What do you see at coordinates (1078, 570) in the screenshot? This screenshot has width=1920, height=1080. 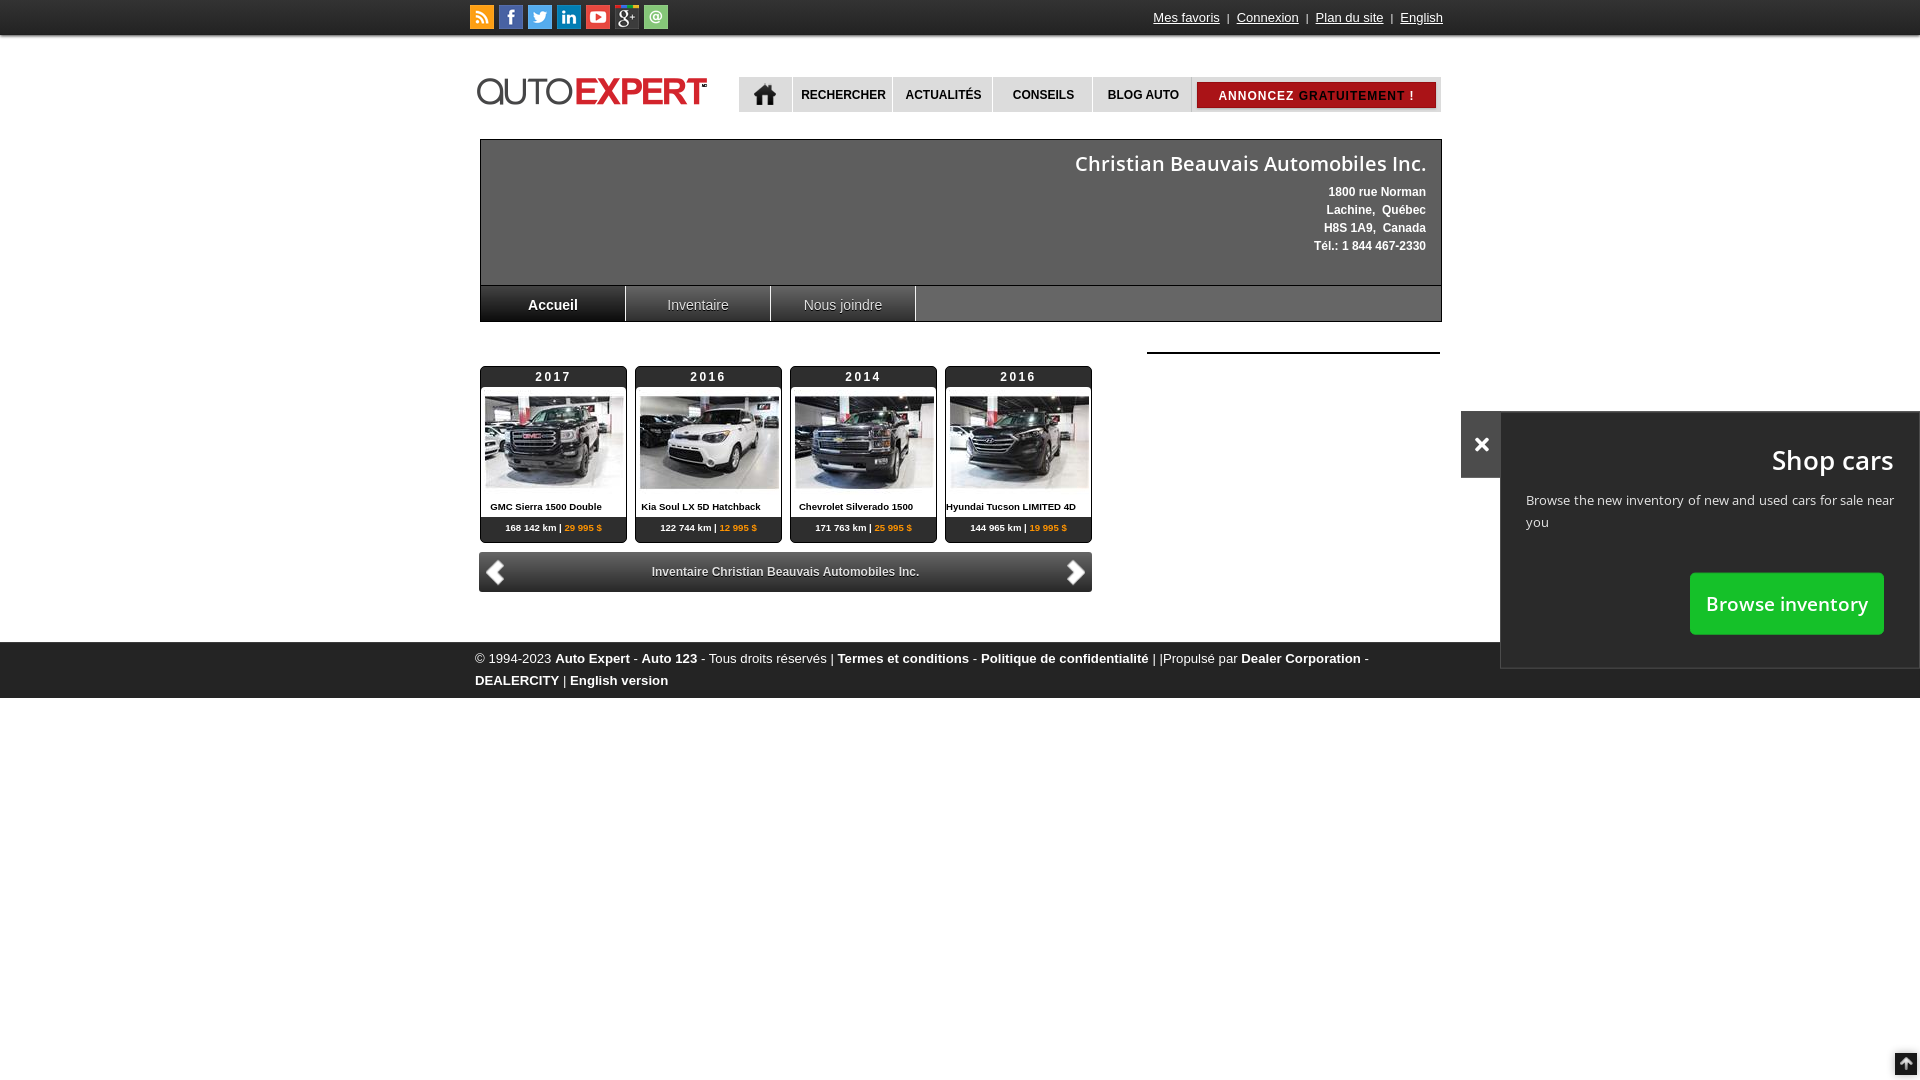 I see `'Suivant'` at bounding box center [1078, 570].